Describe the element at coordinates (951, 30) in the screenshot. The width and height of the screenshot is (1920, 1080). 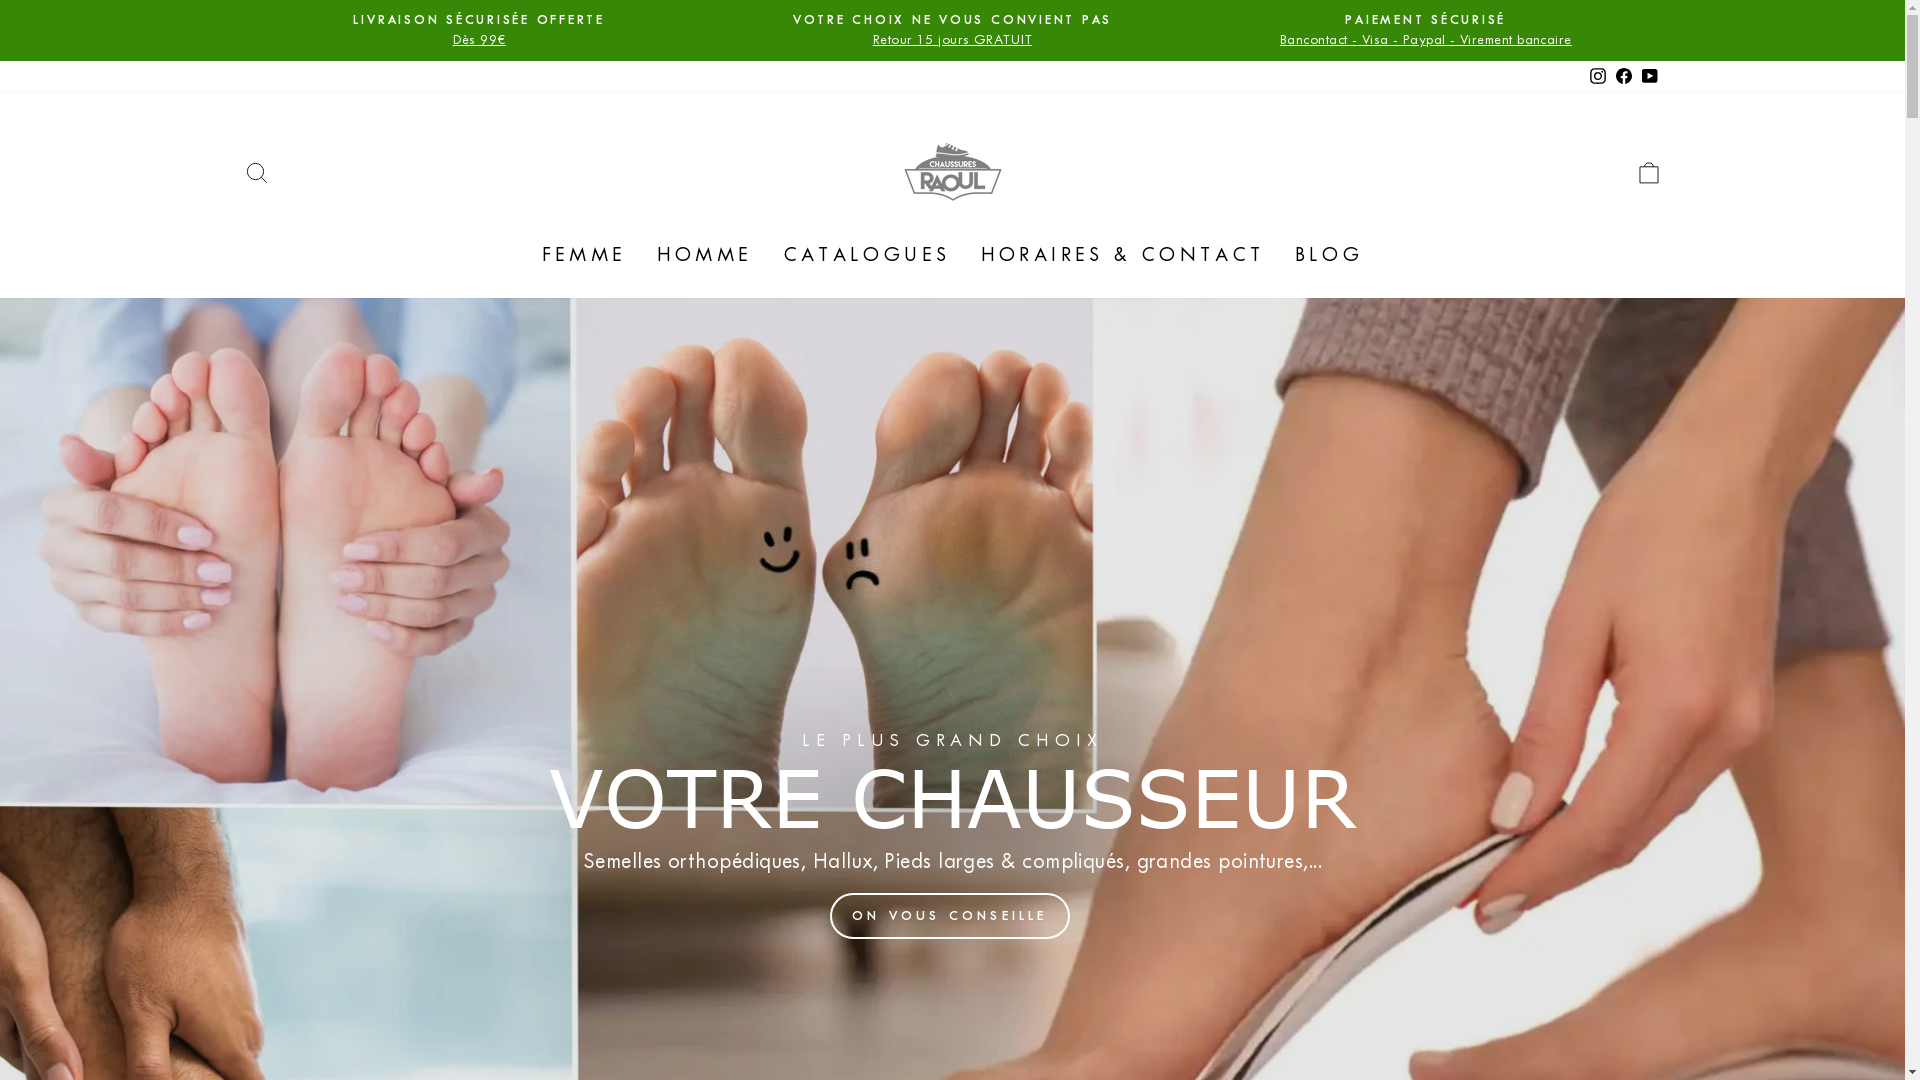
I see `'VOTRE CHOIX NE VOUS CONVIENT PAS` at that location.